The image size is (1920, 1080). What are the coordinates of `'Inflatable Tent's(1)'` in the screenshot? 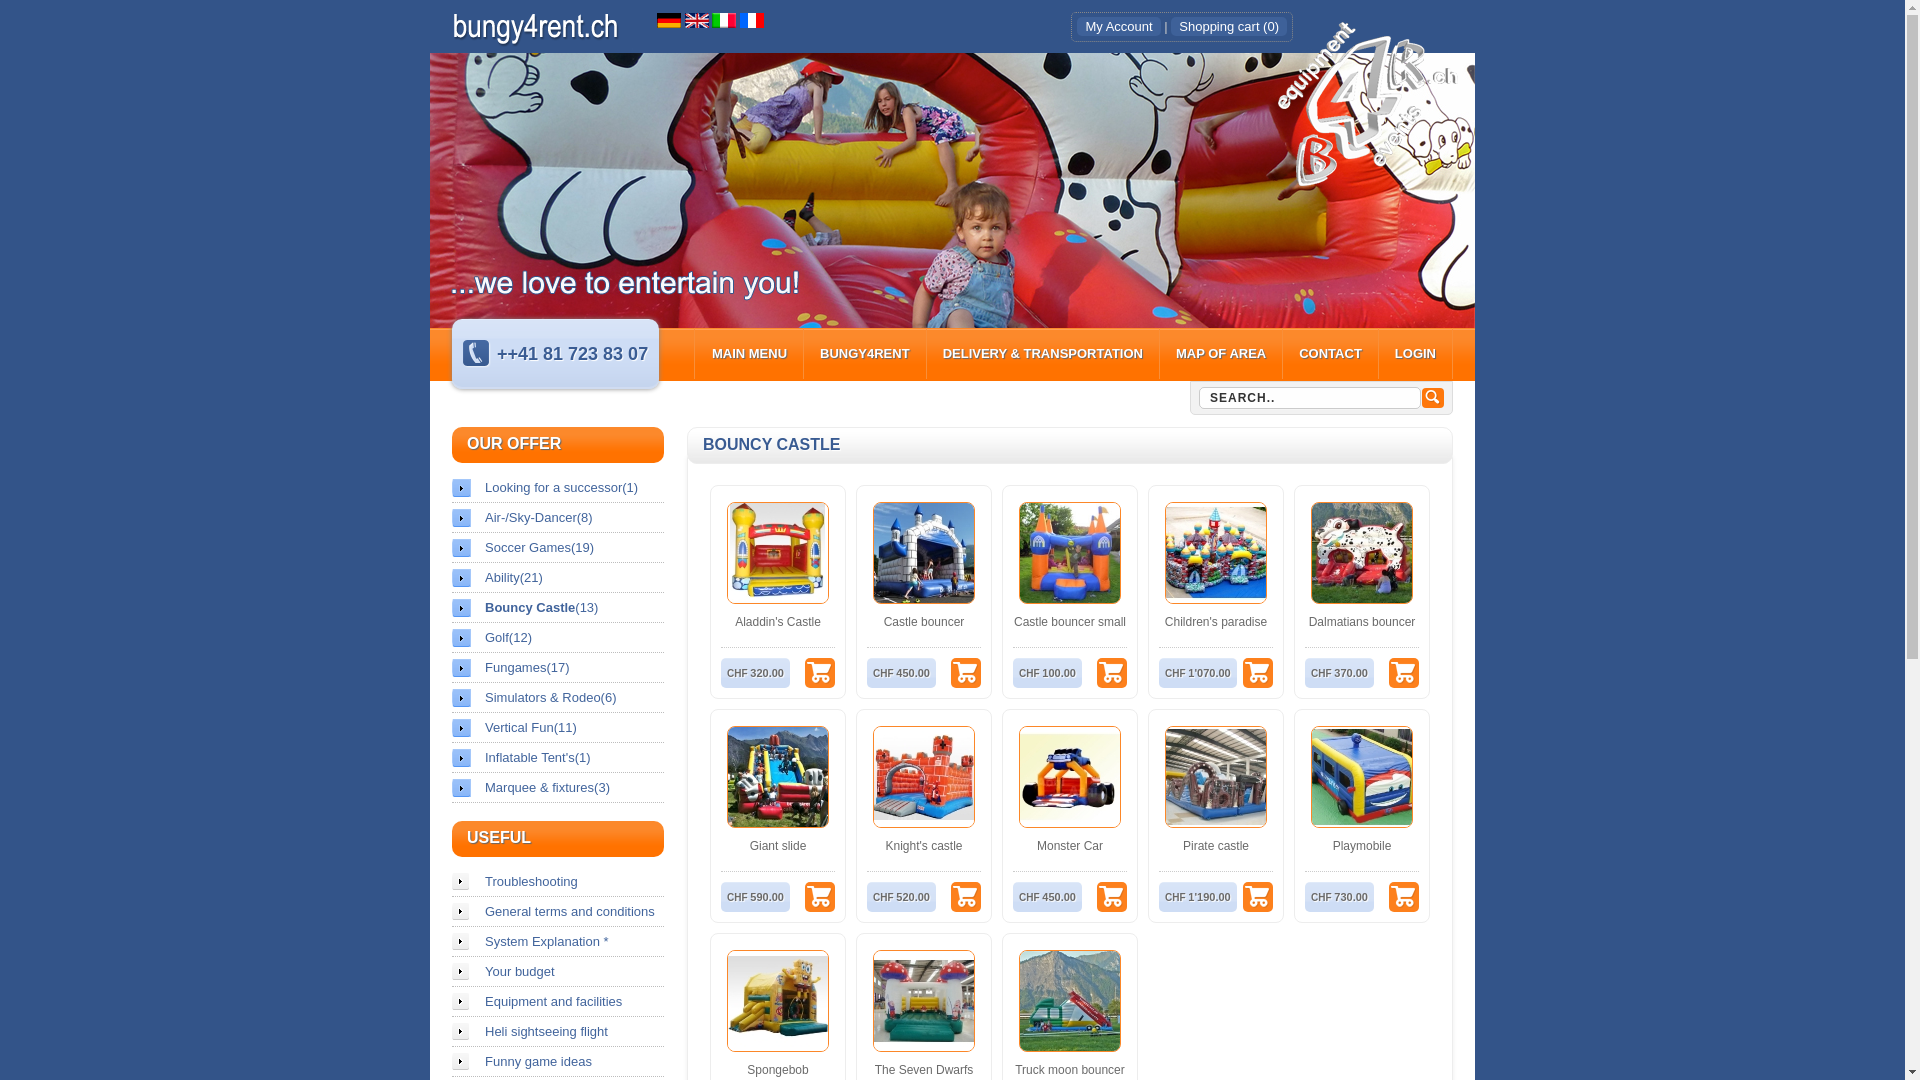 It's located at (557, 757).